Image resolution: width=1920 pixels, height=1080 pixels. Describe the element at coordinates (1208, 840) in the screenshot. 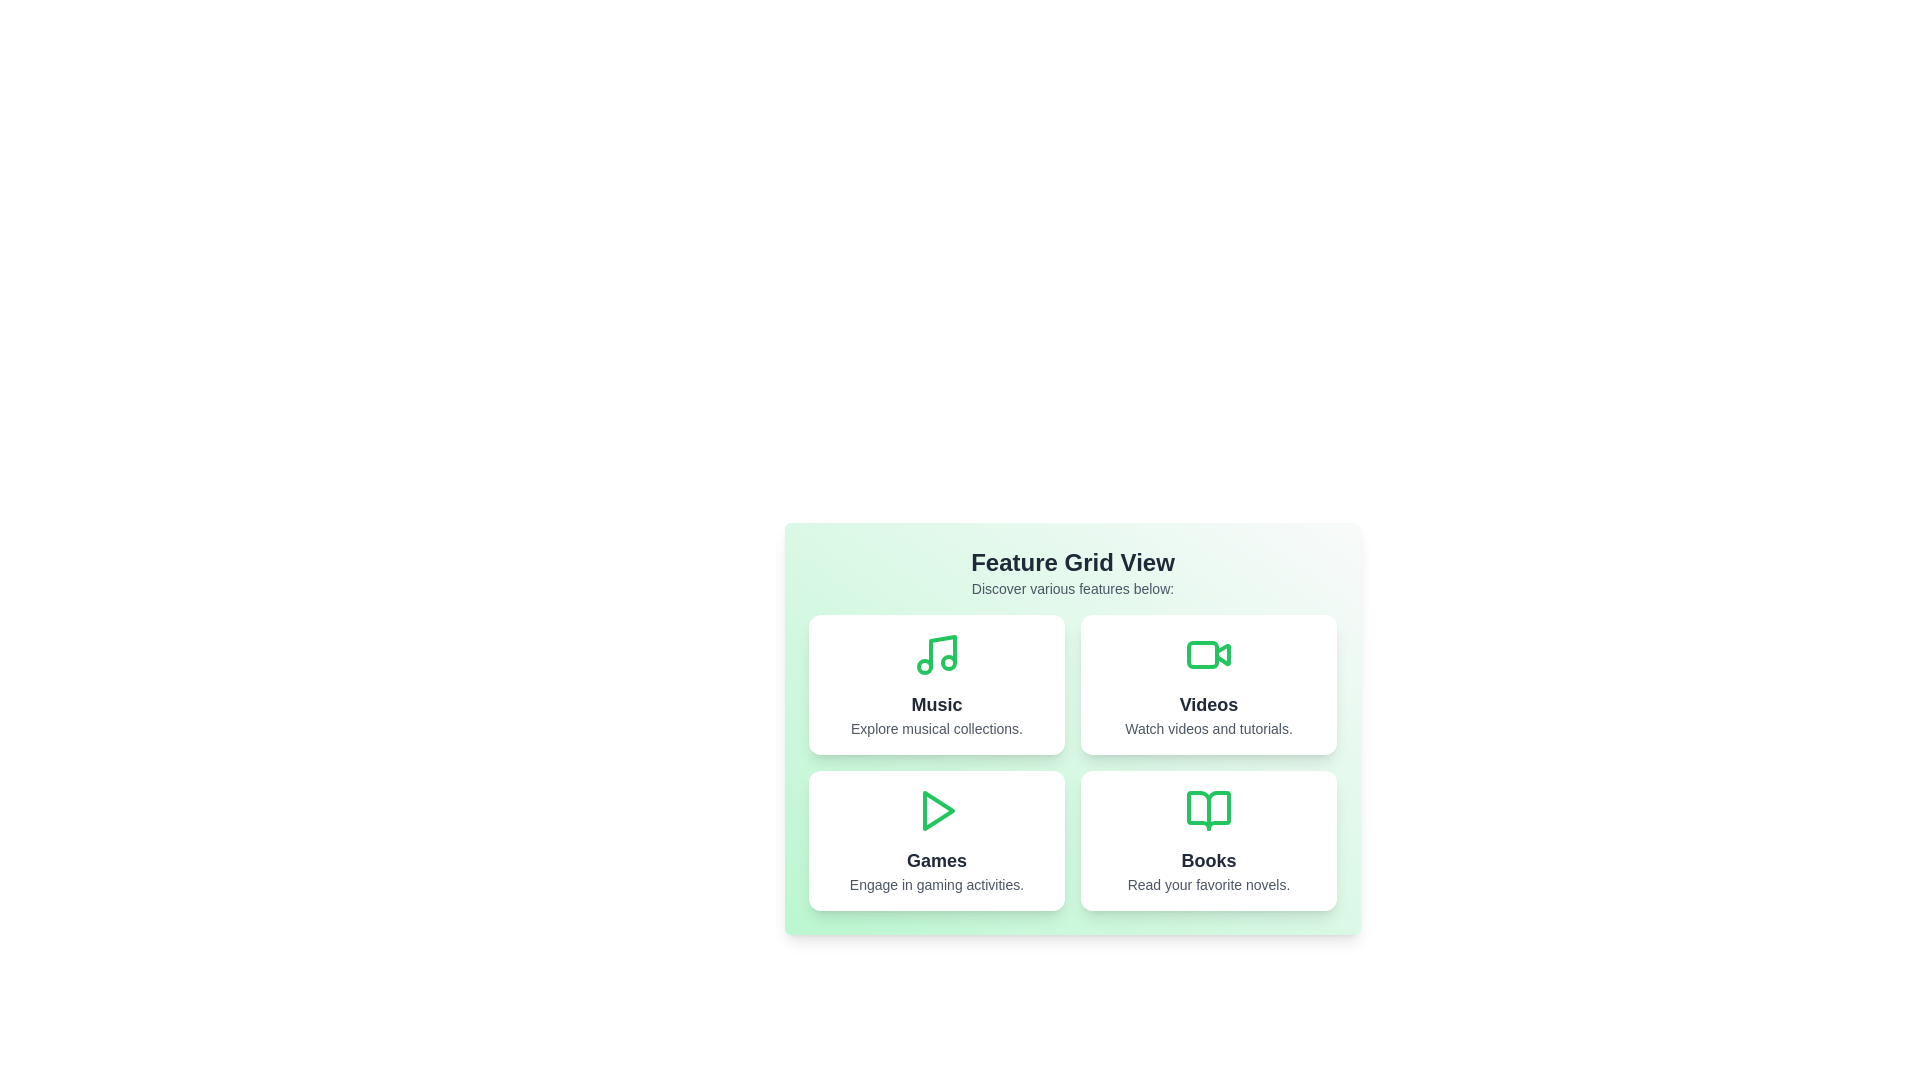

I see `the Books card to observe its hover effect` at that location.